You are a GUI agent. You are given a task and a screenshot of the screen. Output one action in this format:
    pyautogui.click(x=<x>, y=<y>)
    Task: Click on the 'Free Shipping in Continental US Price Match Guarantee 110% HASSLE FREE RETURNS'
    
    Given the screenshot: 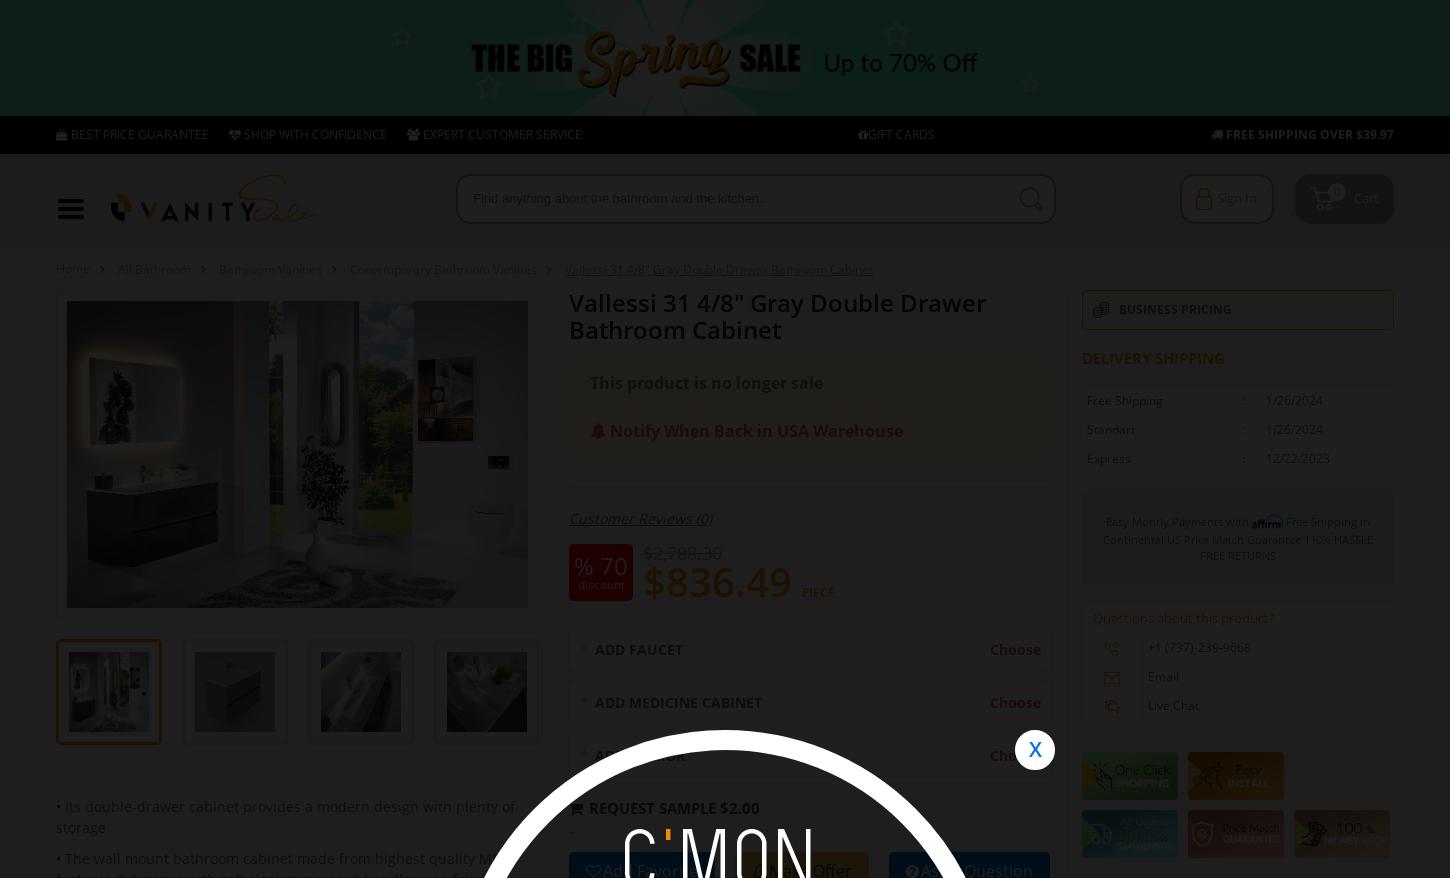 What is the action you would take?
    pyautogui.click(x=1238, y=536)
    